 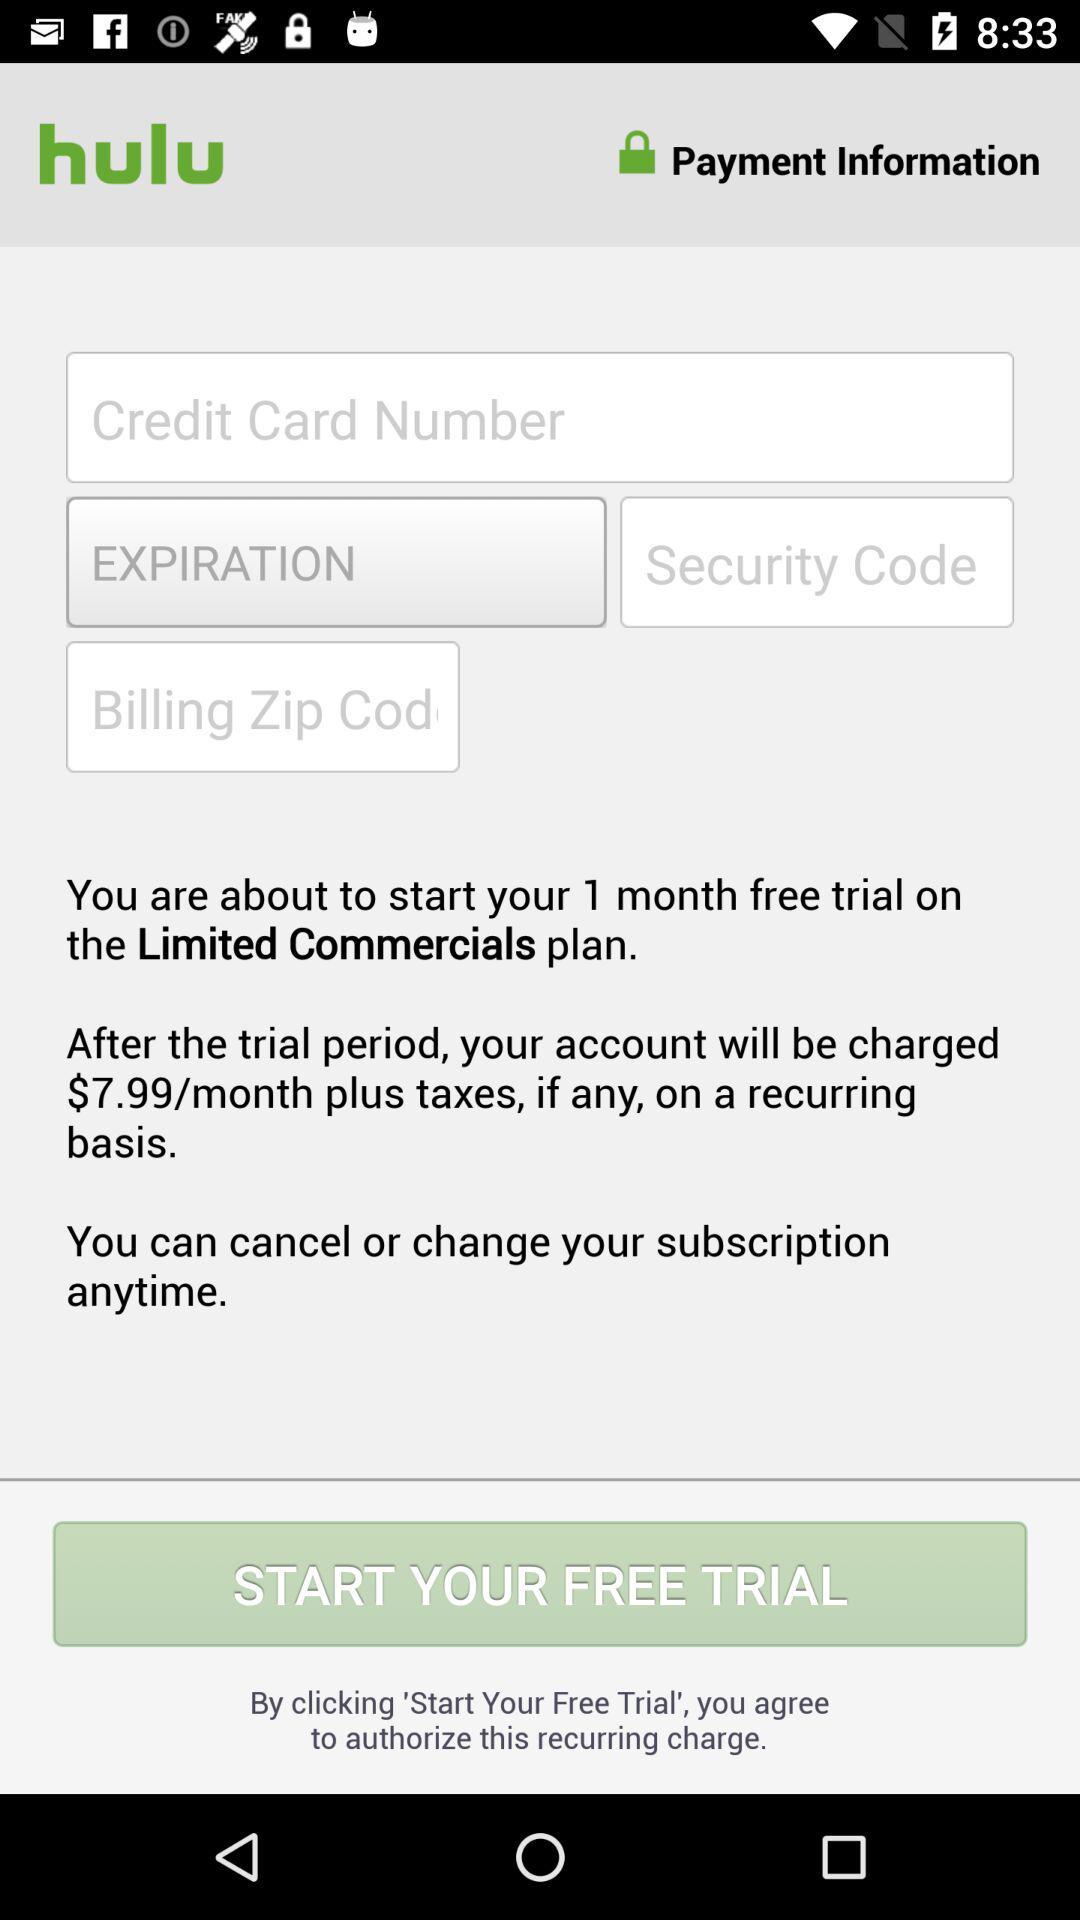 I want to click on credit card number text input, so click(x=540, y=416).